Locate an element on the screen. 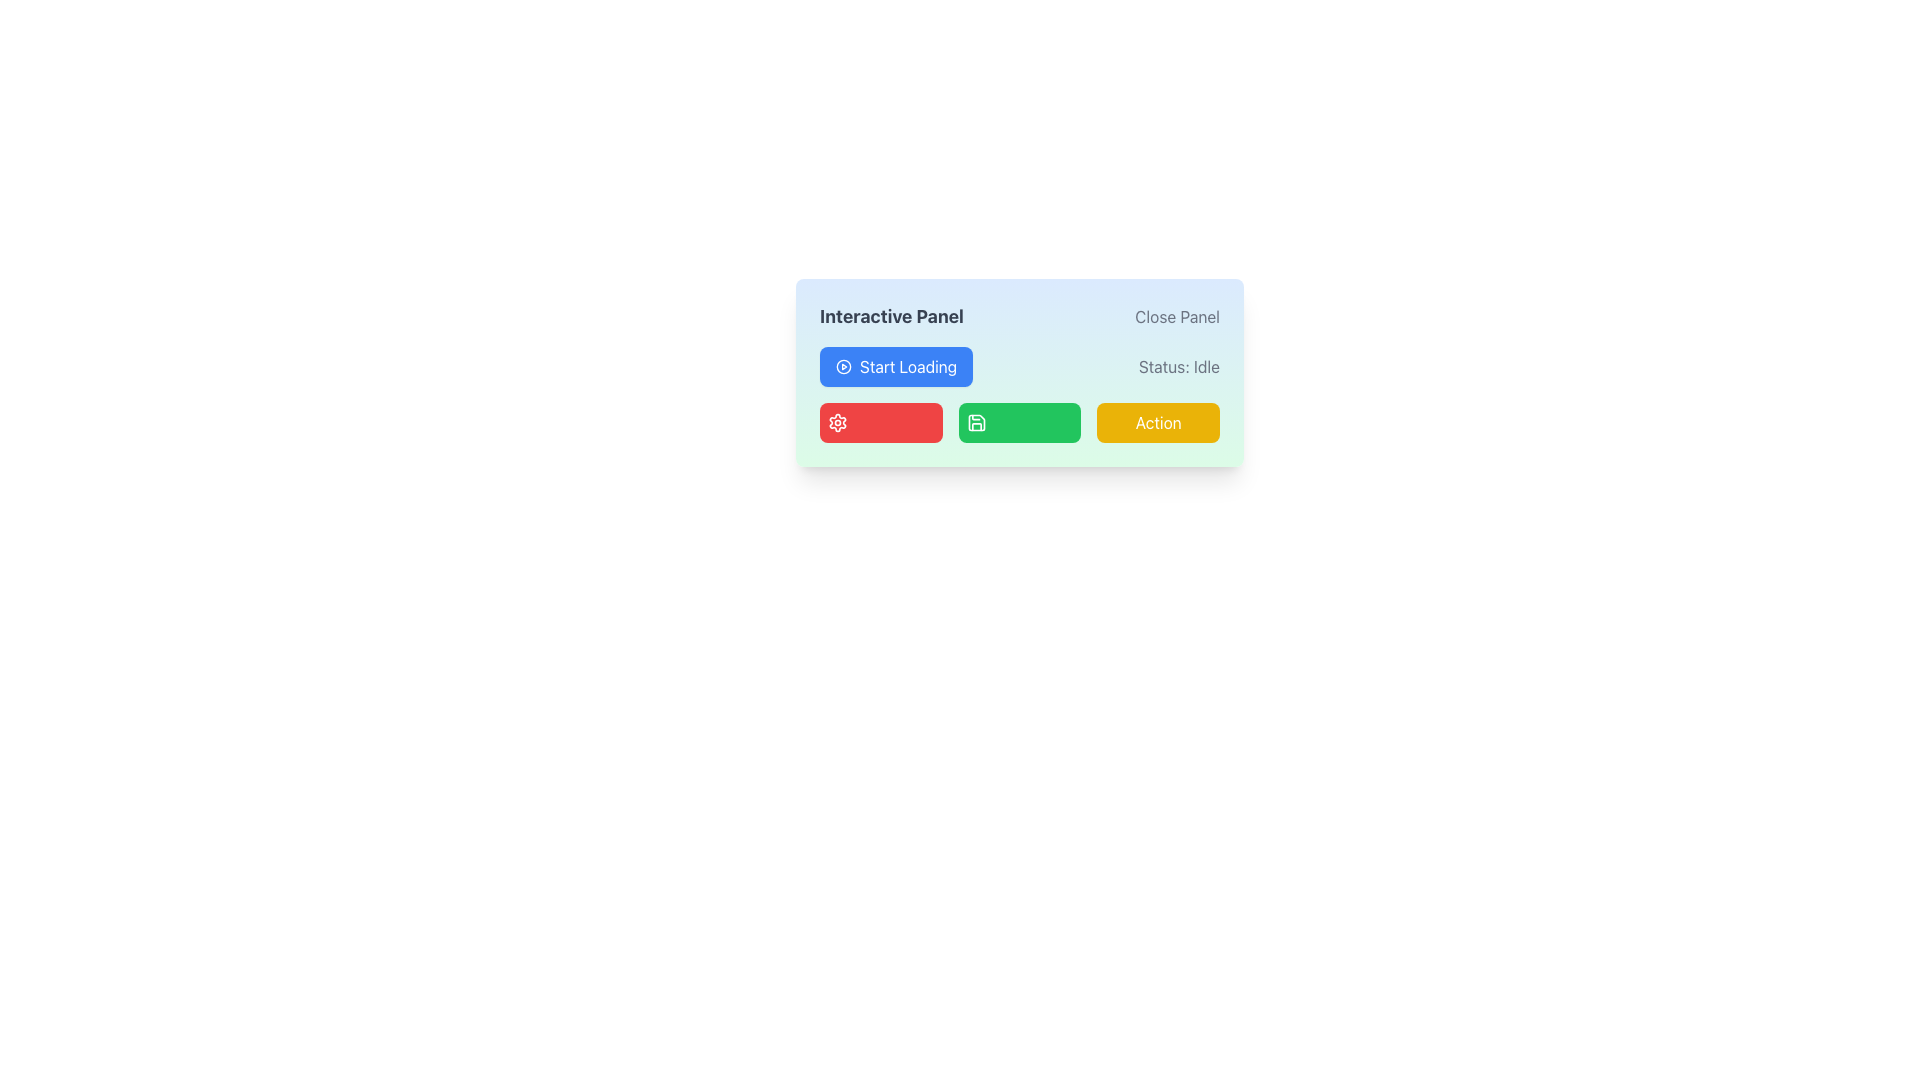 The width and height of the screenshot is (1920, 1080). the interactive button labeled 'Action', which is the third button in a row of three, positioned at the far right adjacent to a green button is located at coordinates (1158, 422).